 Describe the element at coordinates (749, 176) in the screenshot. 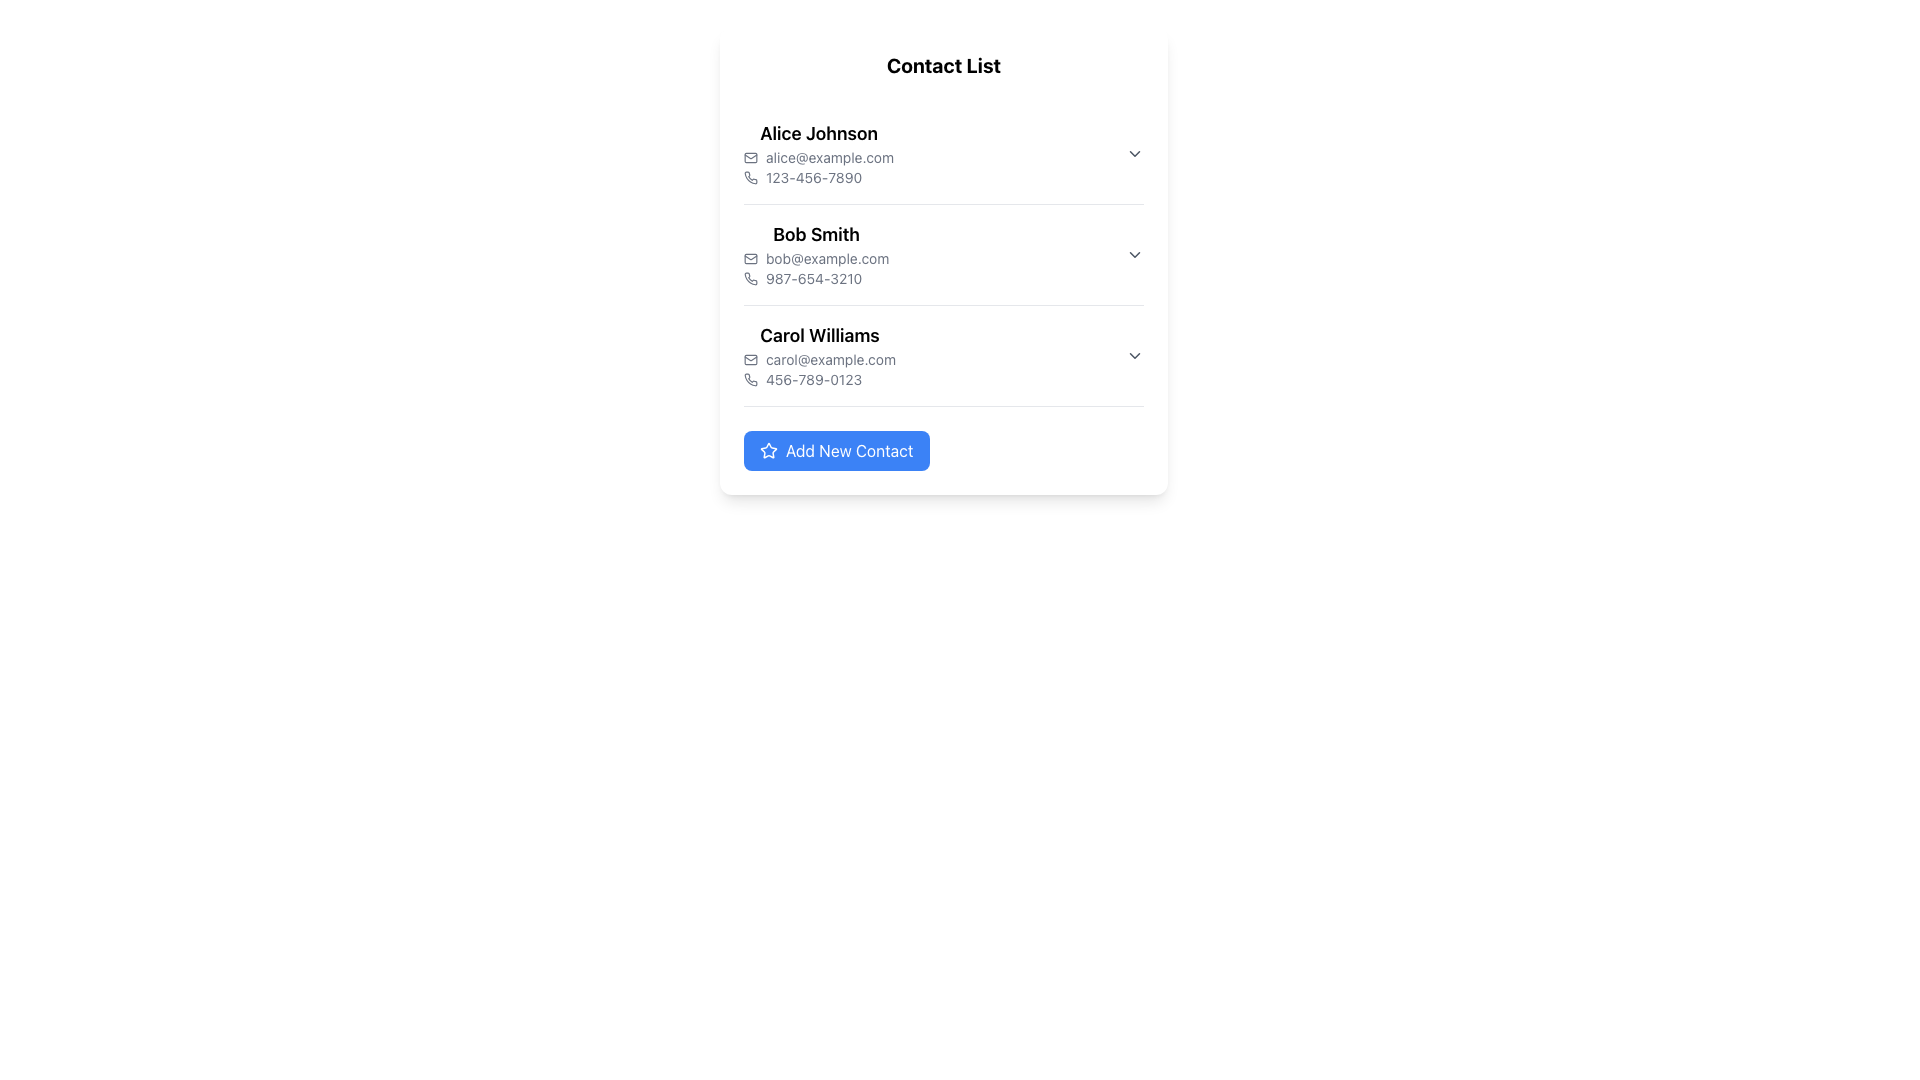

I see `the phone icon, which is styled with a monochromatic outline and located to the left of the text '123-456-7890' in the contact list UI` at that location.